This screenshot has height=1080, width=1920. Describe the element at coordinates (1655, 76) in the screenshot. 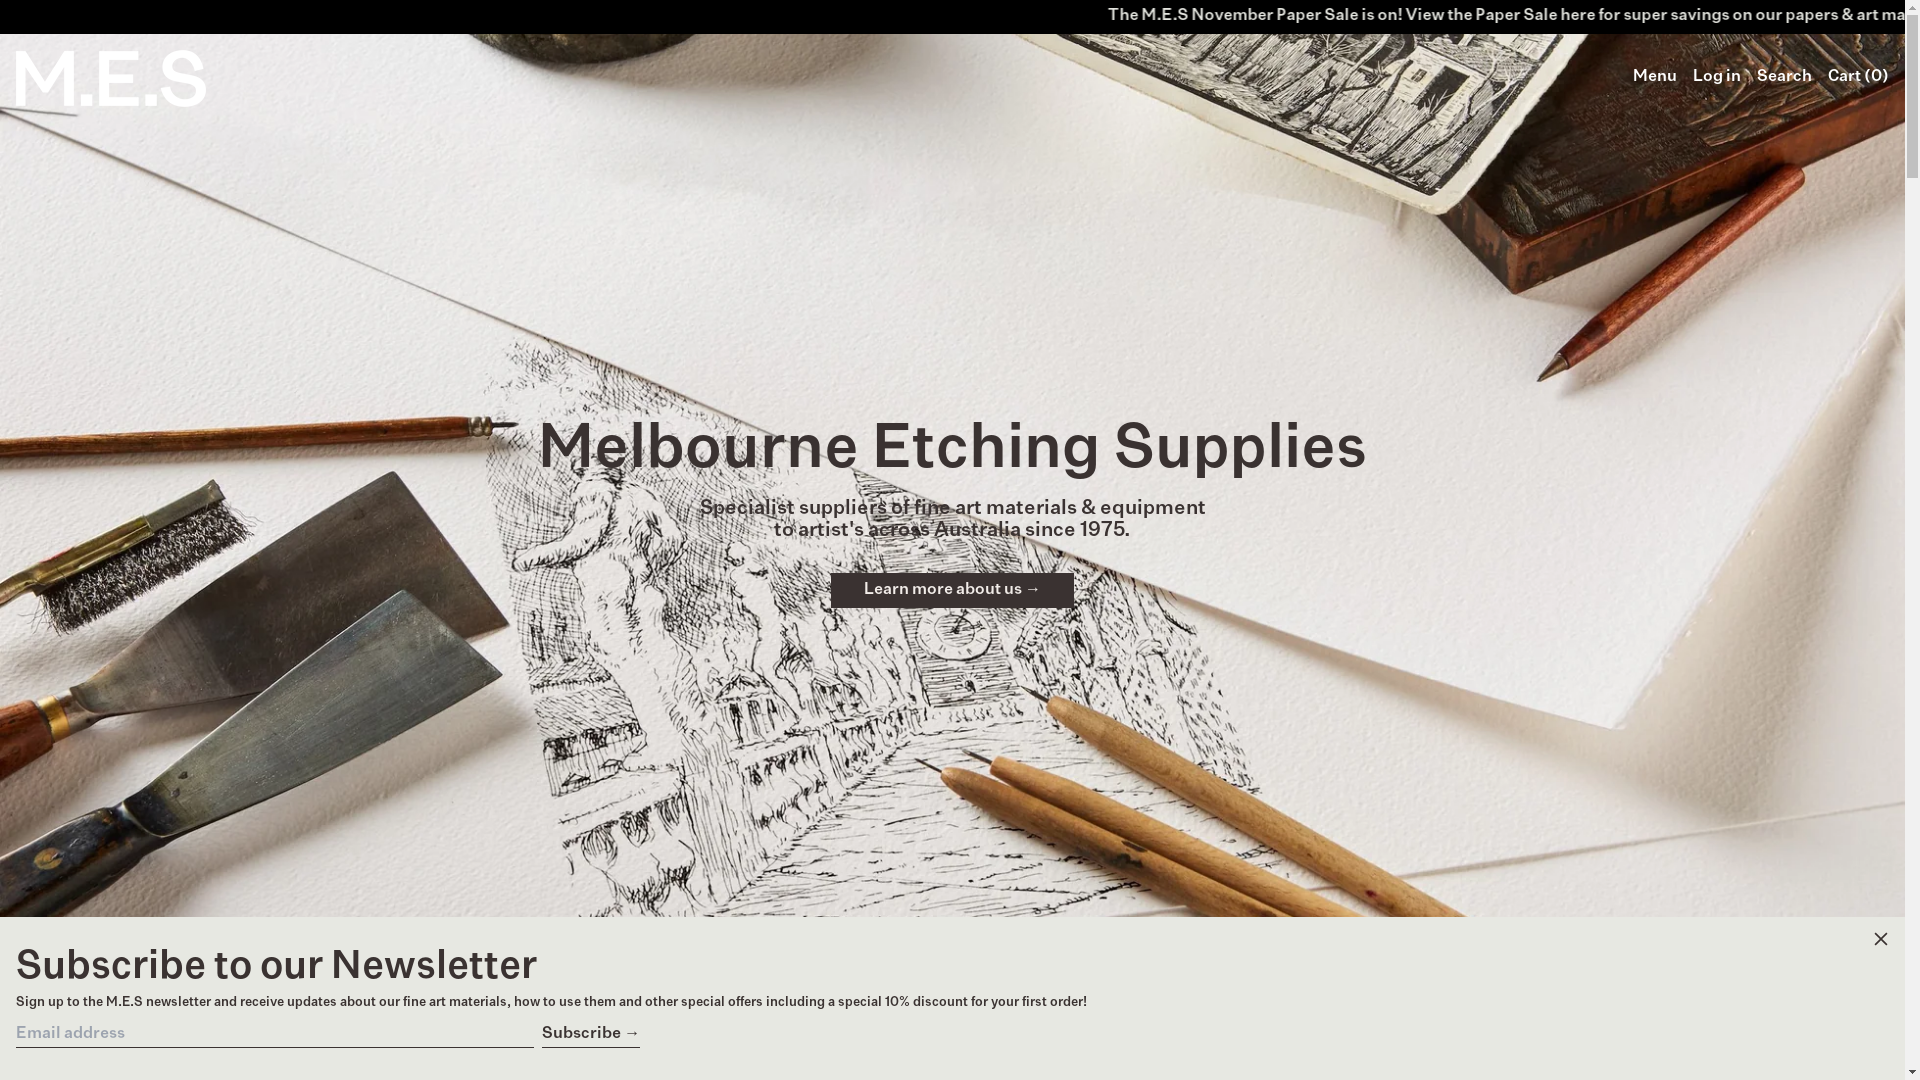

I see `'Menu'` at that location.